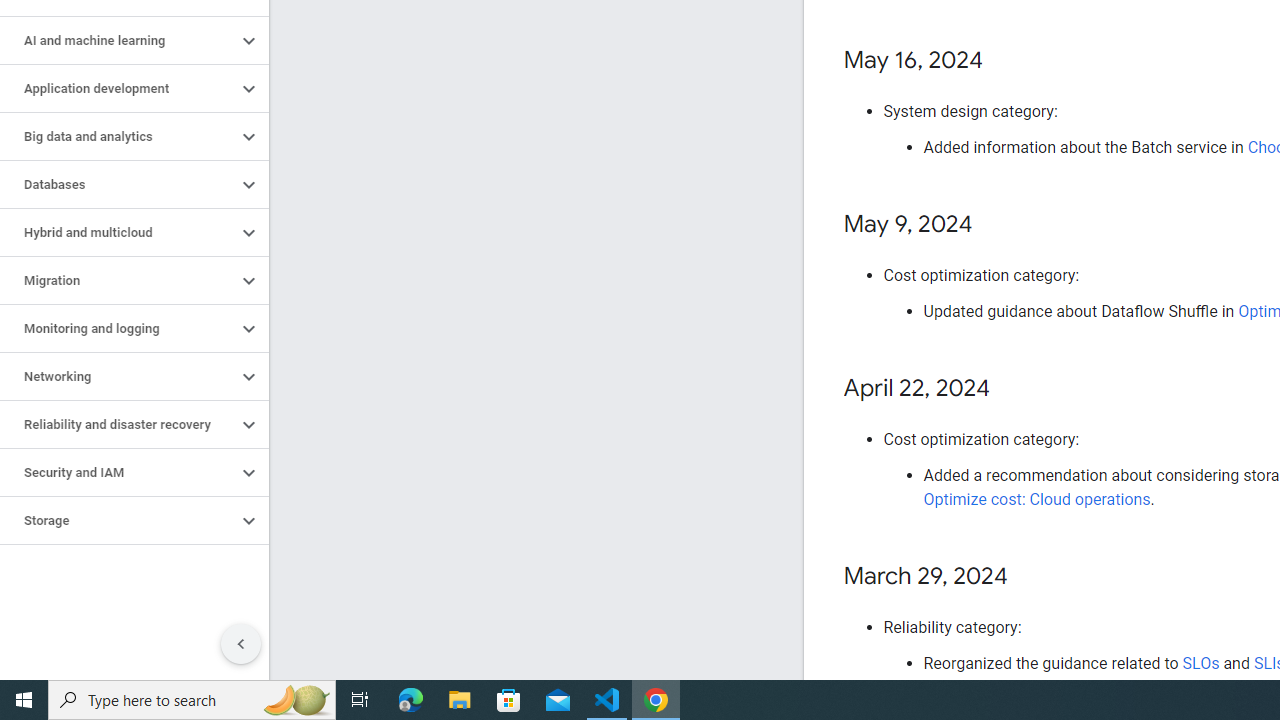 The width and height of the screenshot is (1280, 720). What do you see at coordinates (117, 328) in the screenshot?
I see `'Monitoring and logging'` at bounding box center [117, 328].